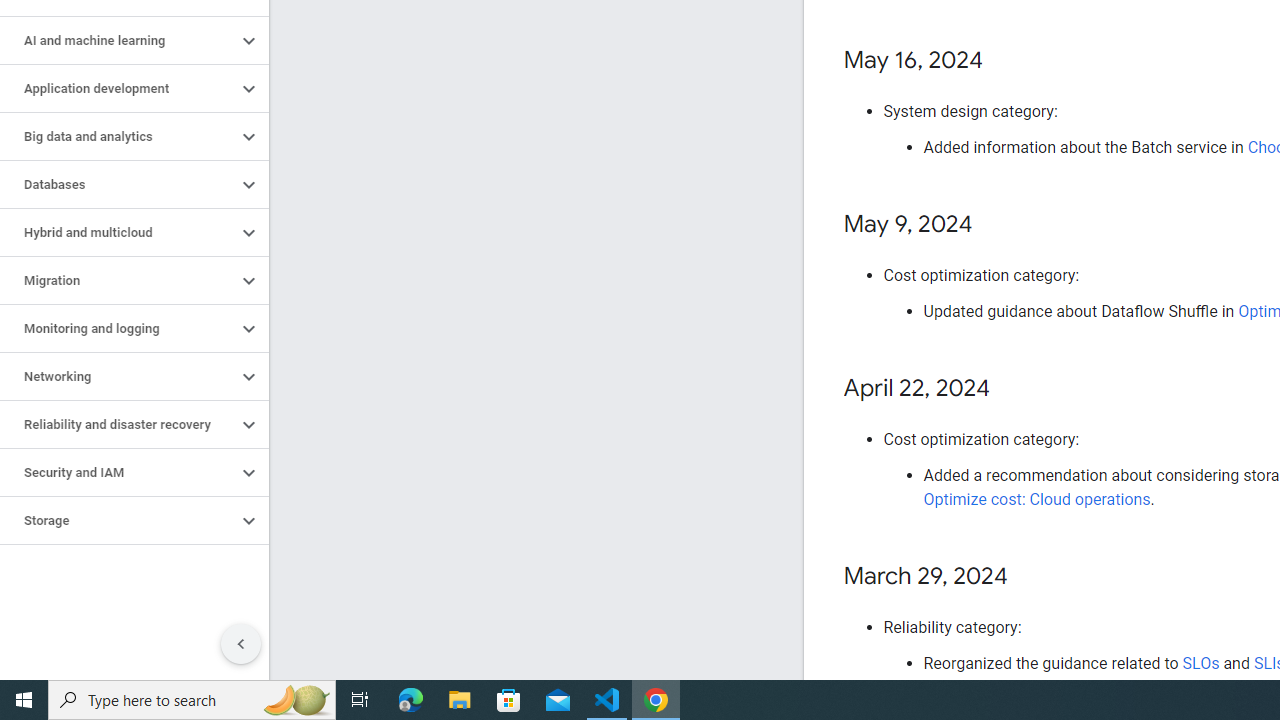 The width and height of the screenshot is (1280, 720). What do you see at coordinates (117, 328) in the screenshot?
I see `'Monitoring and logging'` at bounding box center [117, 328].